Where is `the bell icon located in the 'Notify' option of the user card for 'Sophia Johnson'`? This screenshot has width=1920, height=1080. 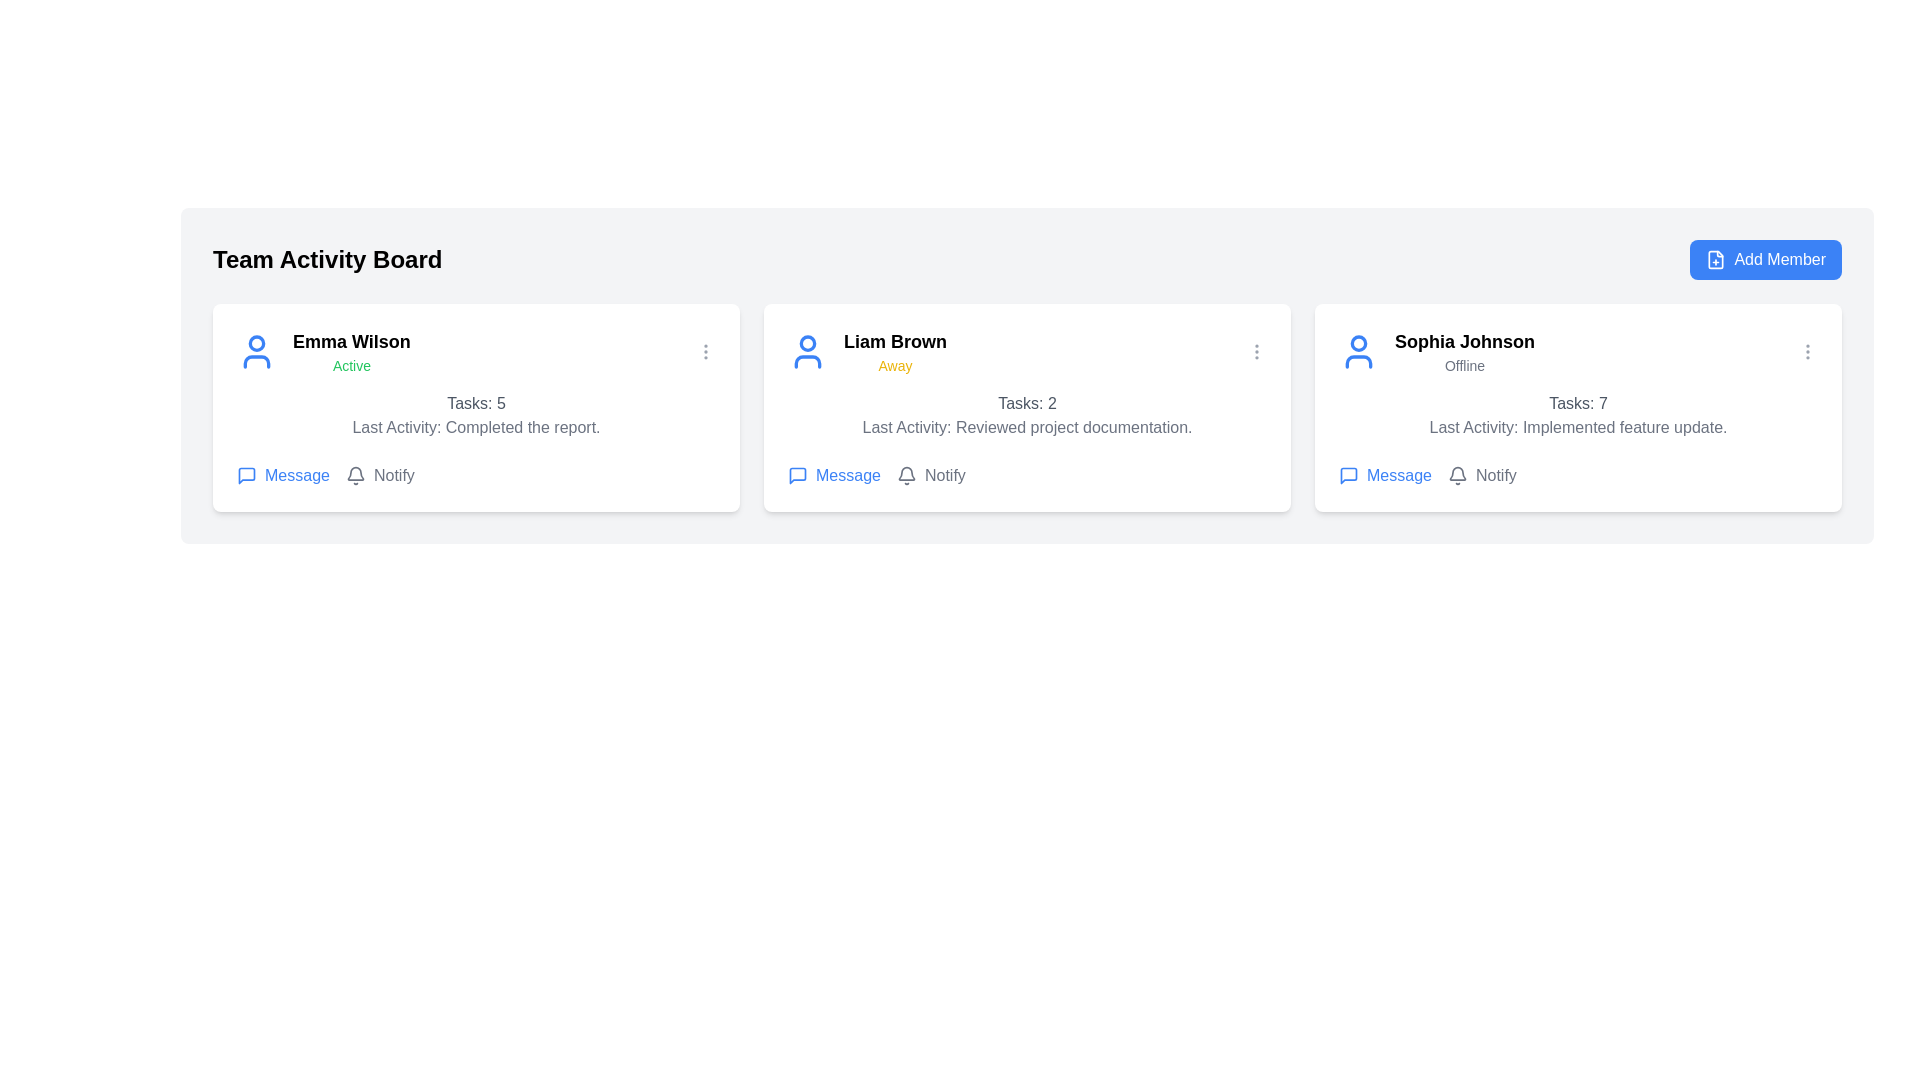 the bell icon located in the 'Notify' option of the user card for 'Sophia Johnson' is located at coordinates (1457, 475).